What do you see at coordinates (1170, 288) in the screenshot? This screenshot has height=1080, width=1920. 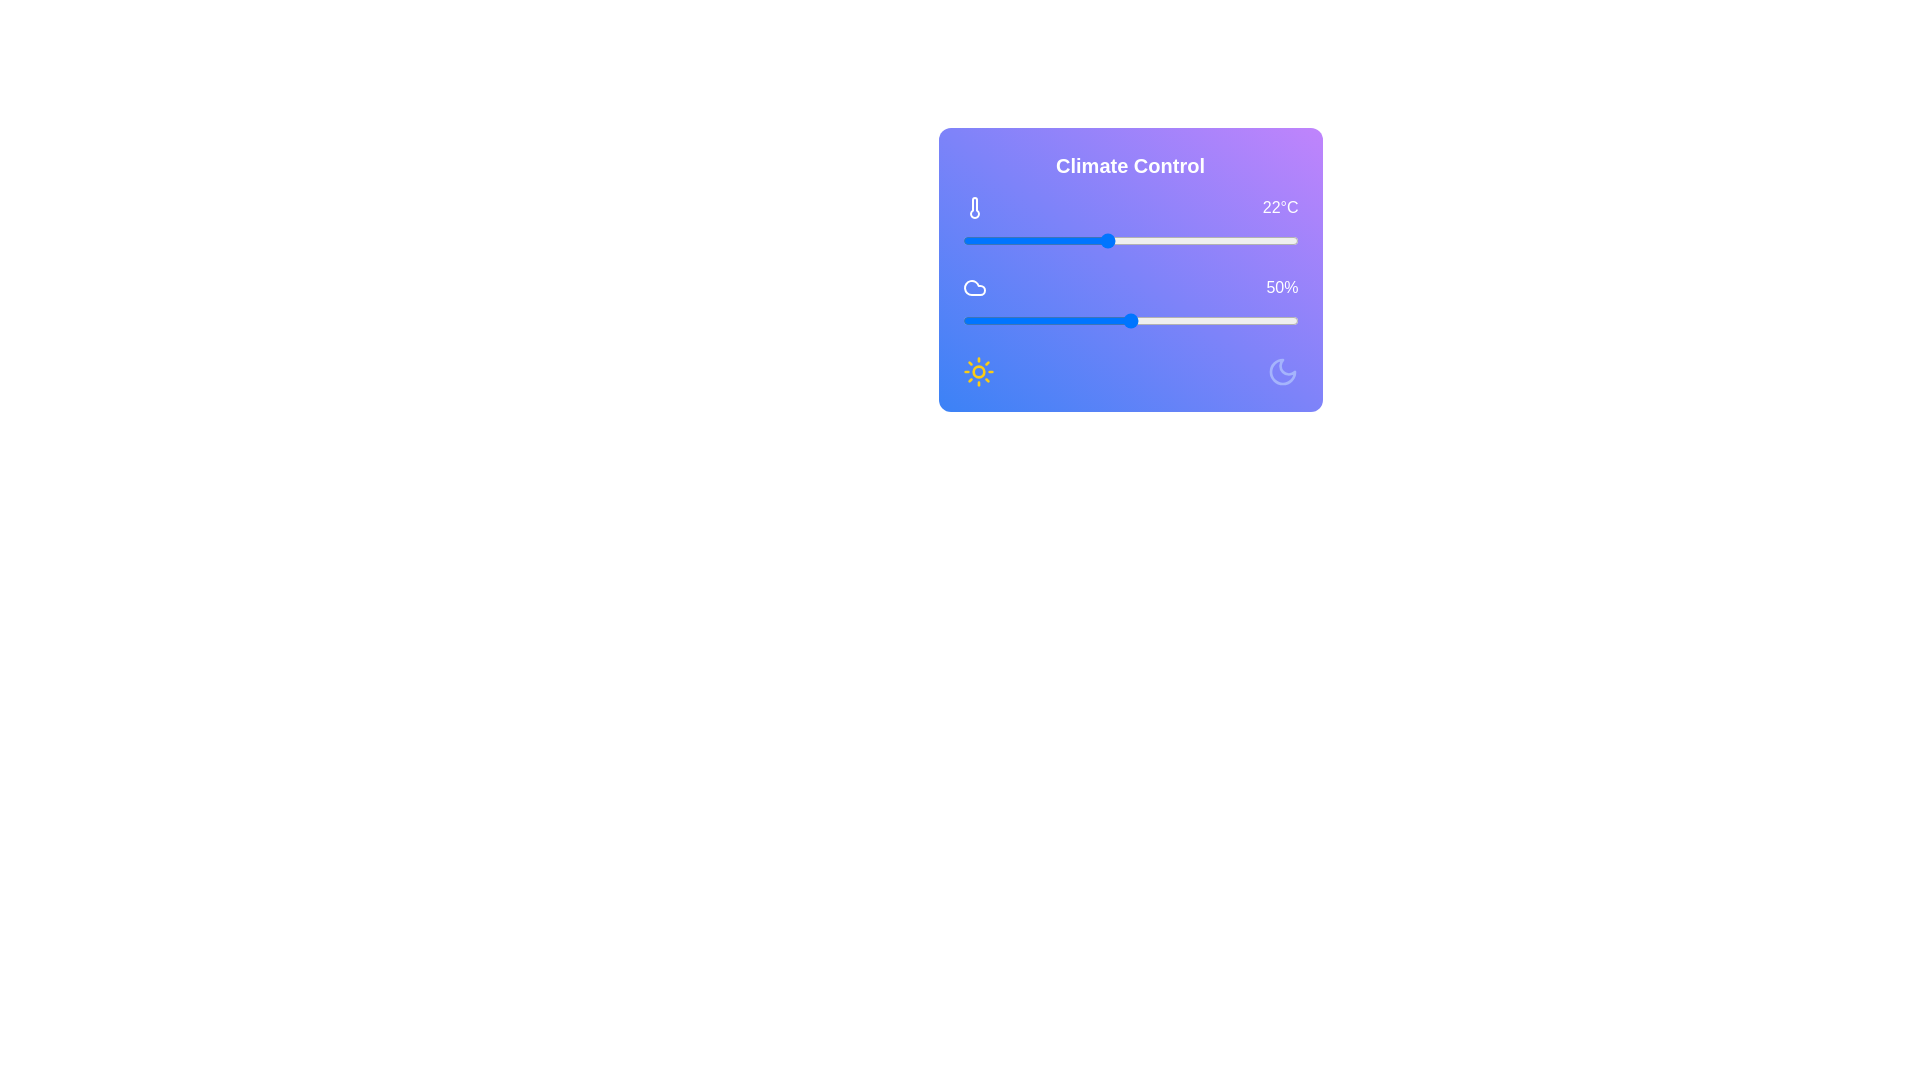 I see `the slider` at bounding box center [1170, 288].